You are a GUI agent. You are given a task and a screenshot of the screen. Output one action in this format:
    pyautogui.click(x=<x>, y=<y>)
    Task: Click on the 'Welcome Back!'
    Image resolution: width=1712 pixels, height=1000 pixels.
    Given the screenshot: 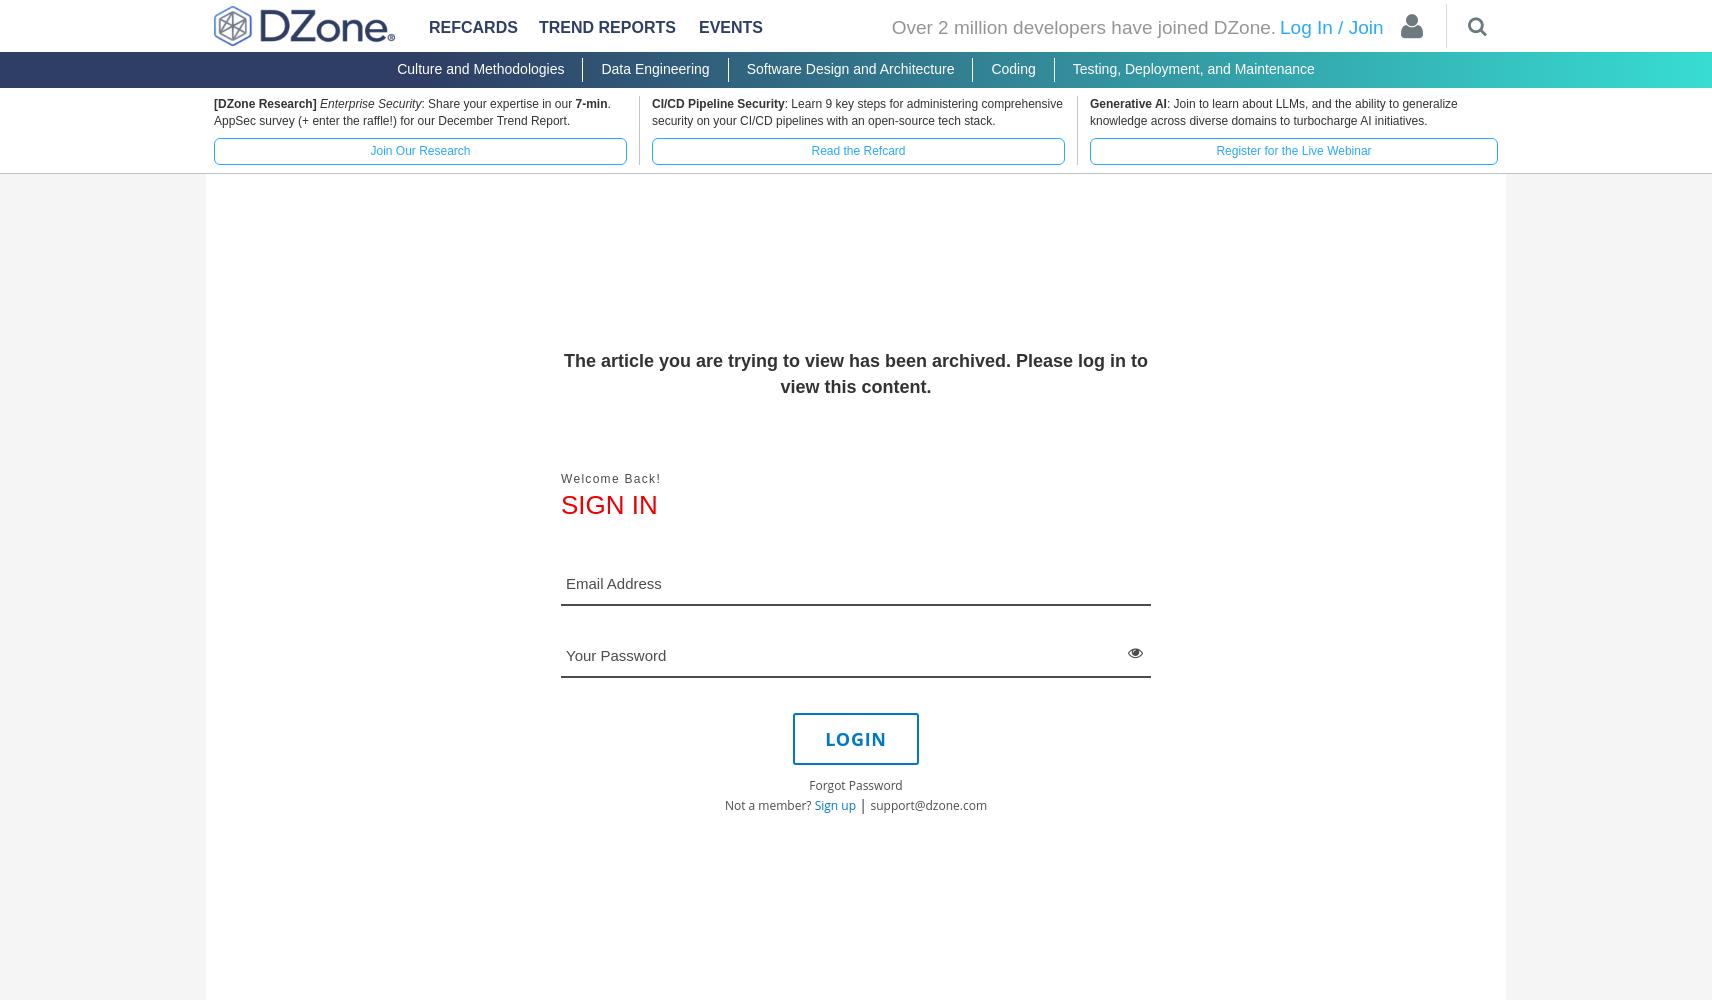 What is the action you would take?
    pyautogui.click(x=610, y=477)
    